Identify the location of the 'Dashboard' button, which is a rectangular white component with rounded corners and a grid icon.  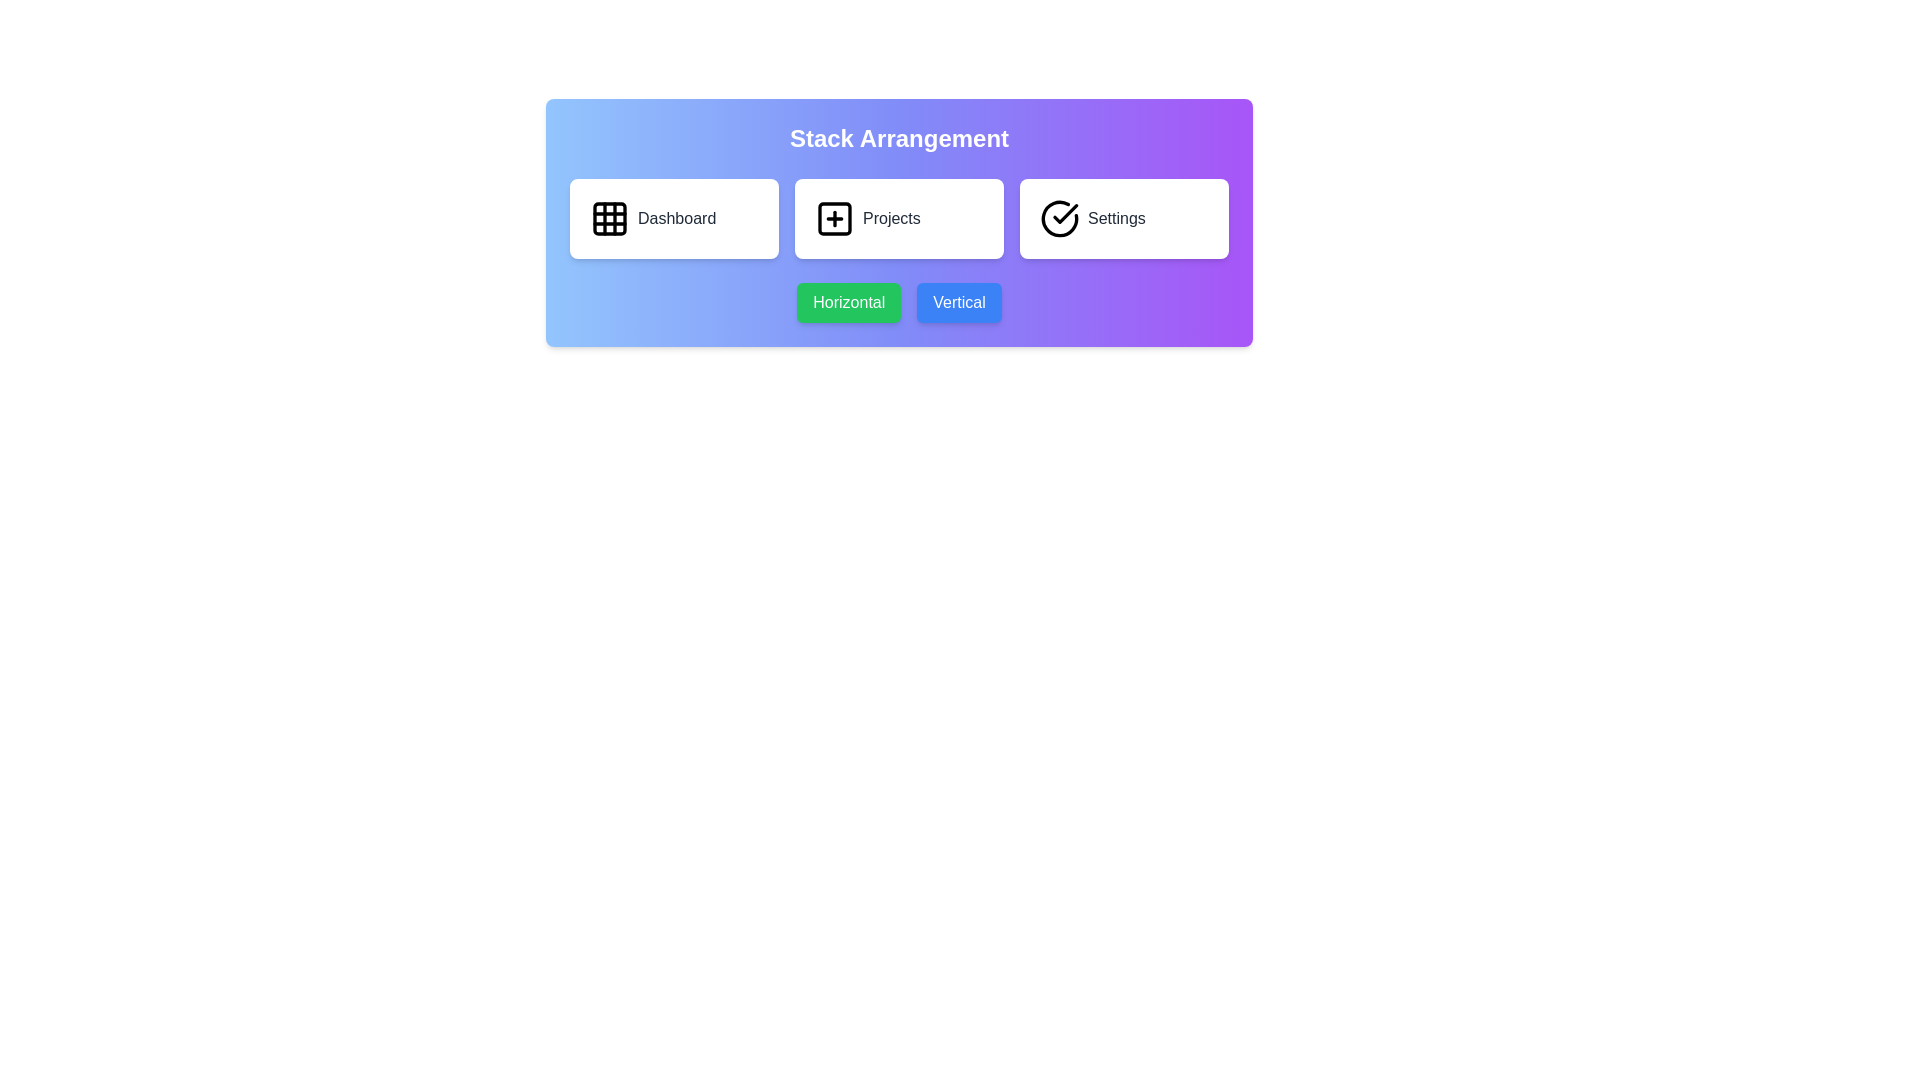
(674, 219).